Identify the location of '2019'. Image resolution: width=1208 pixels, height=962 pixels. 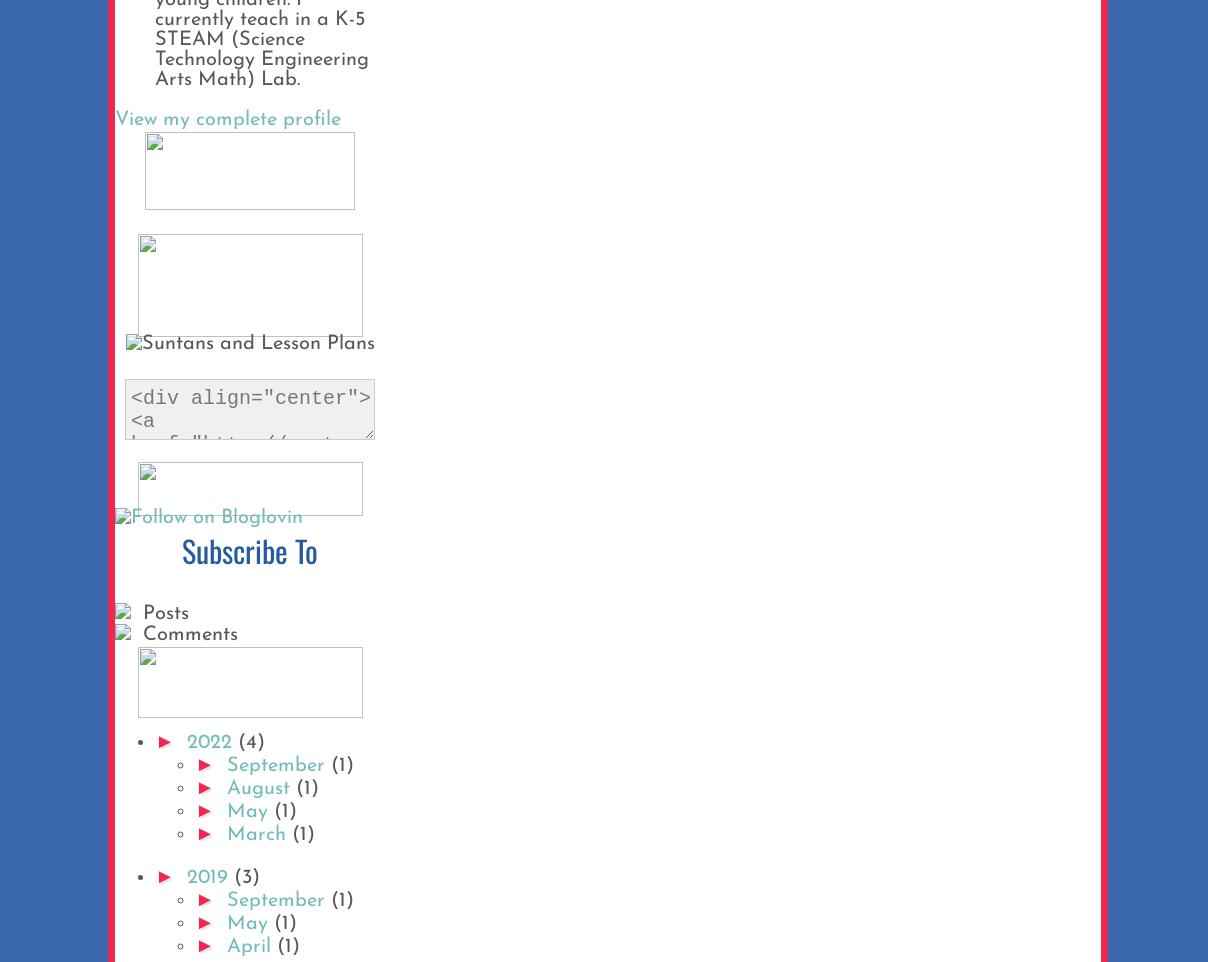
(186, 877).